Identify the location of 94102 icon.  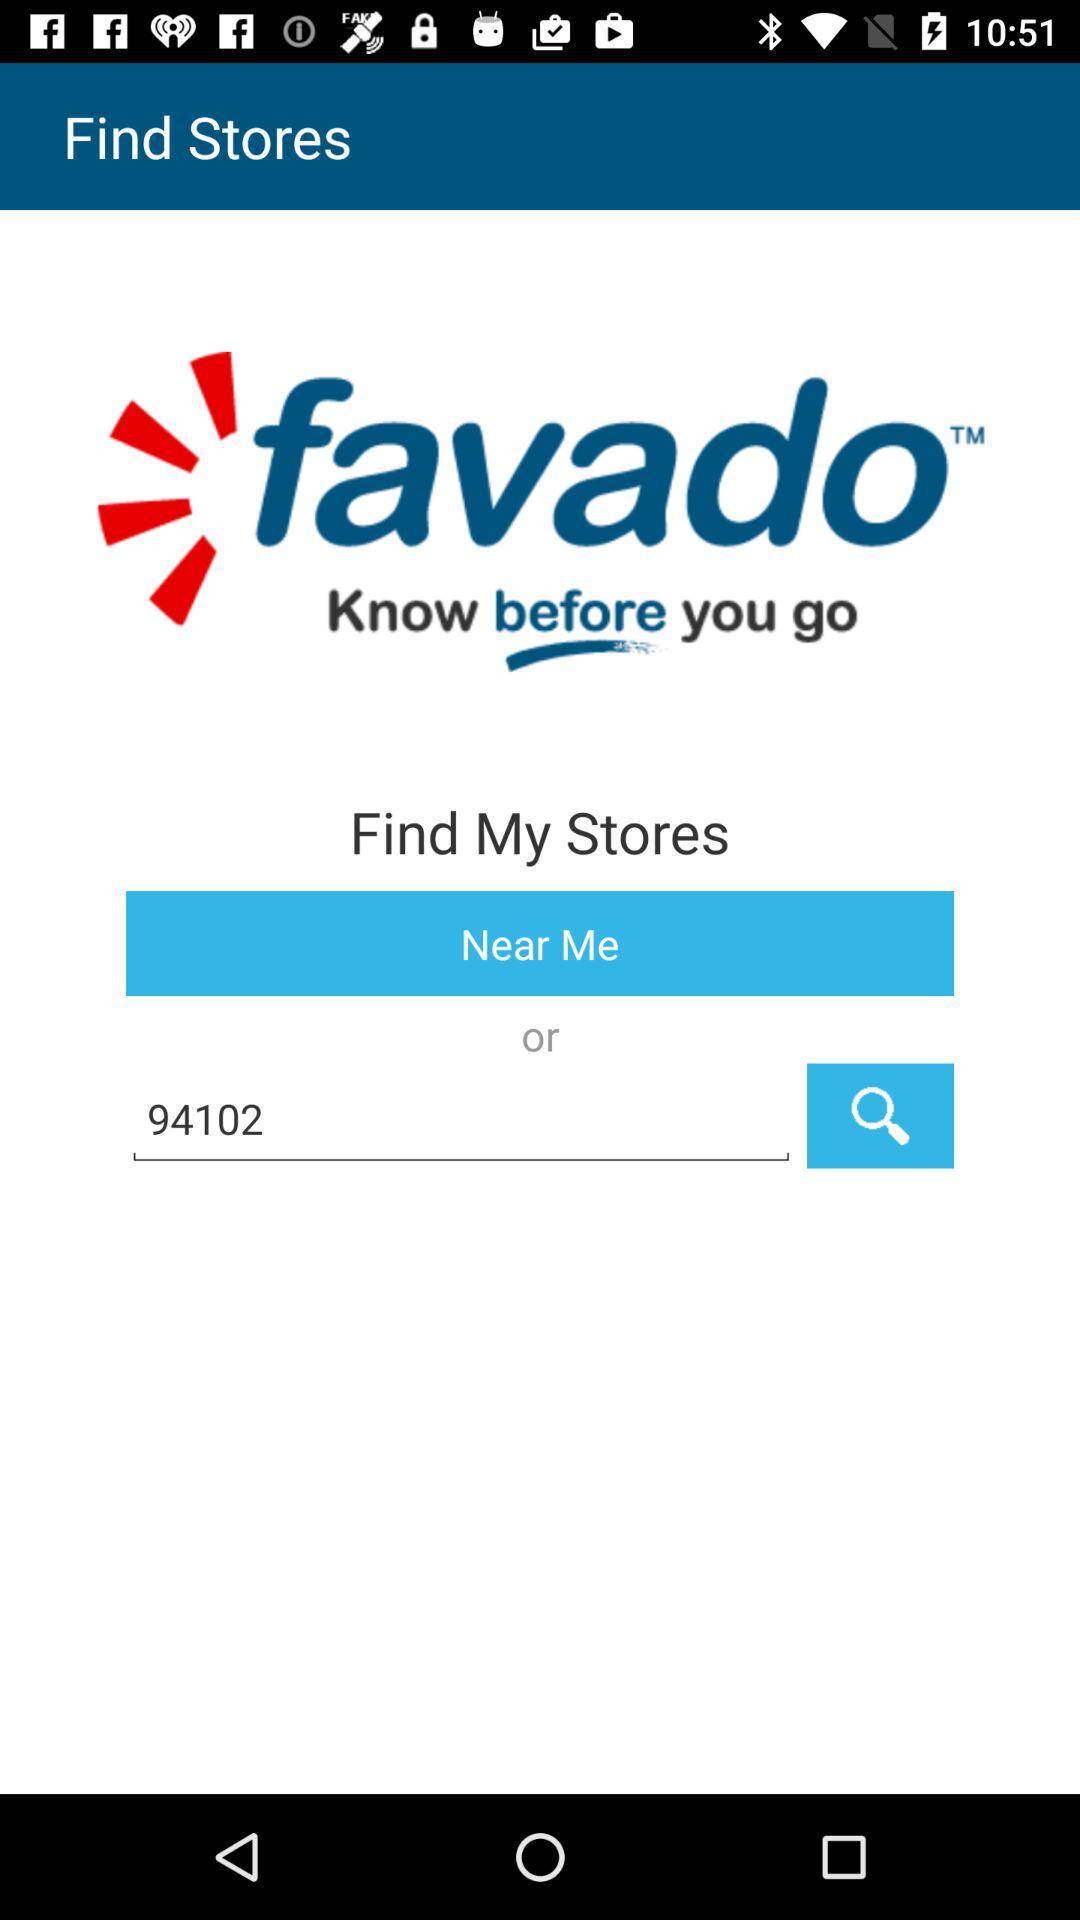
(461, 1115).